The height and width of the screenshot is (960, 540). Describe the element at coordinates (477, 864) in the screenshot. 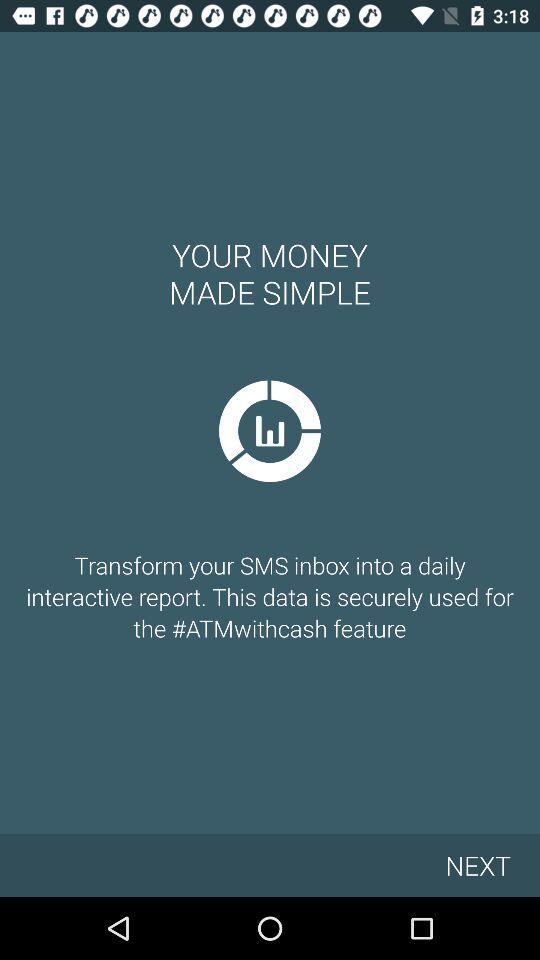

I see `the item at the bottom right corner` at that location.